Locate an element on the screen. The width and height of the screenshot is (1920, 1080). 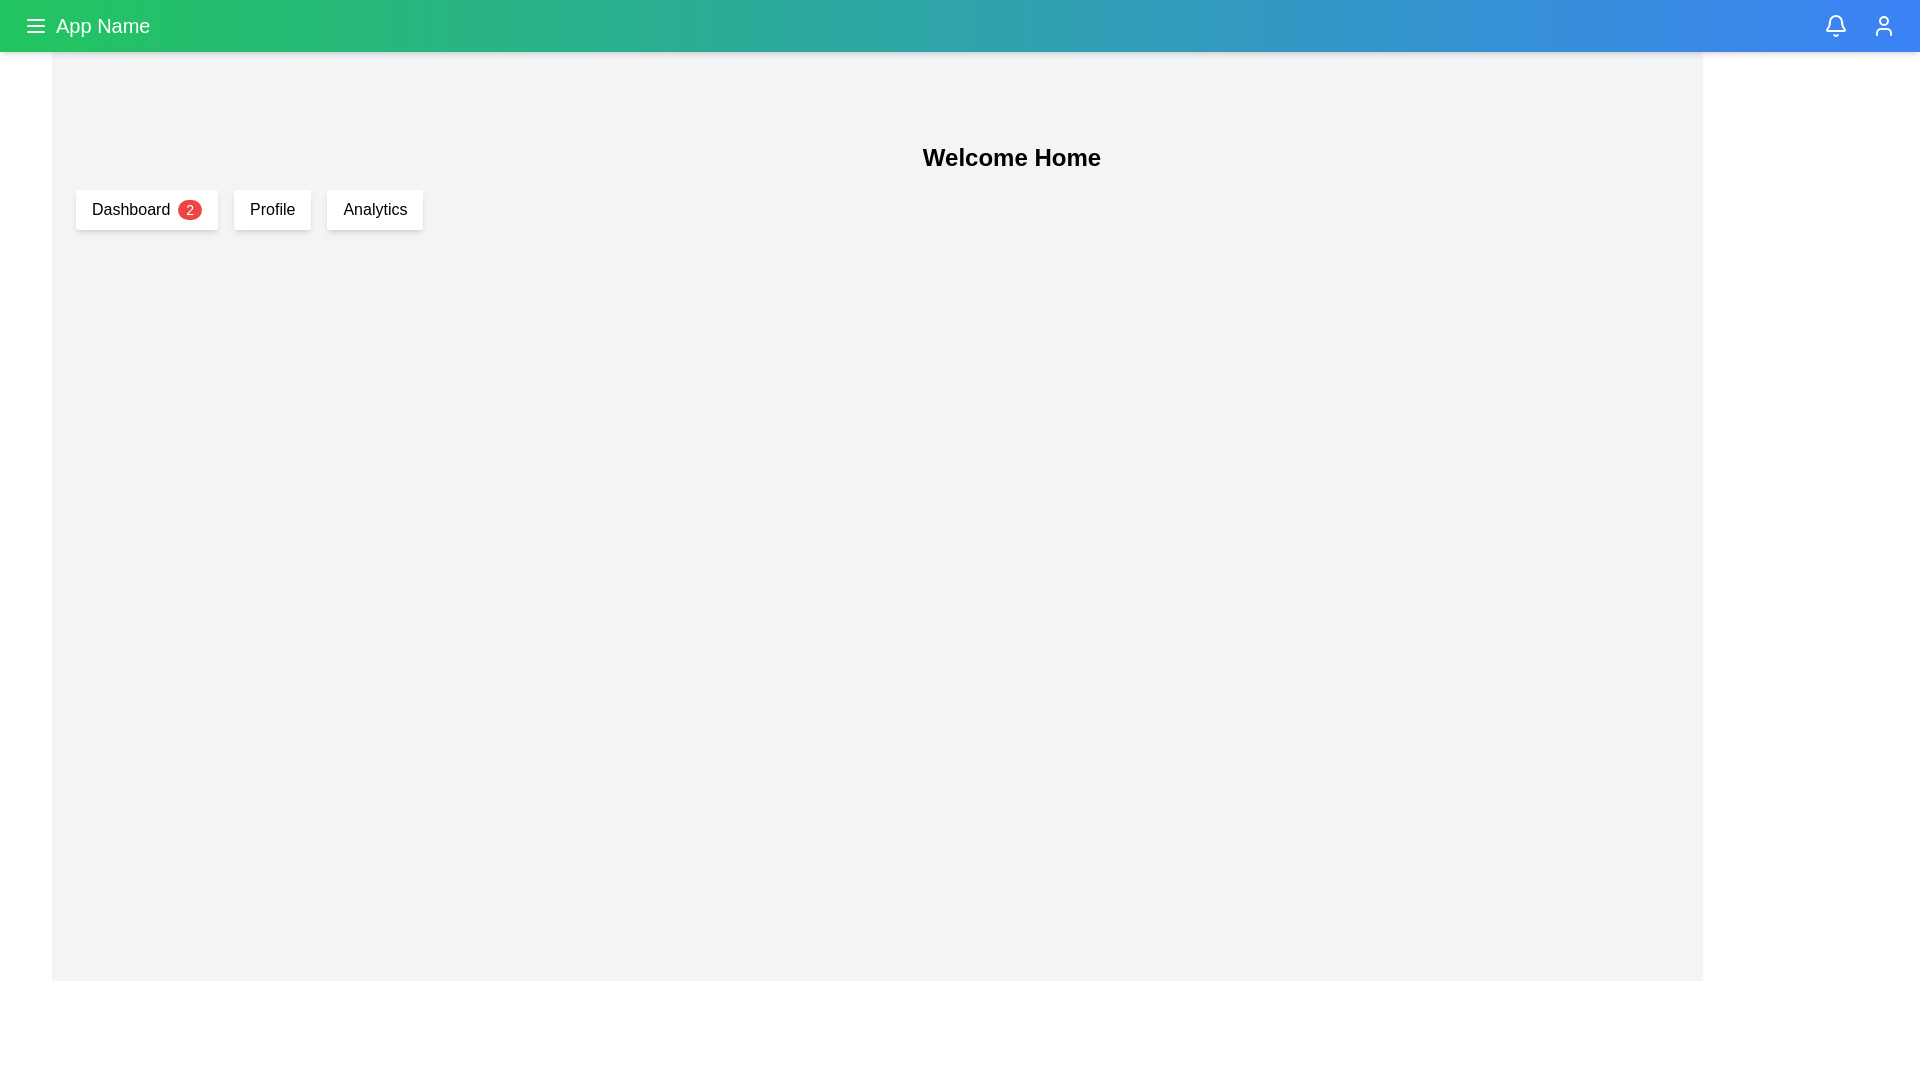
the 'Dashboard' button-like navigation element with a badge is located at coordinates (146, 209).